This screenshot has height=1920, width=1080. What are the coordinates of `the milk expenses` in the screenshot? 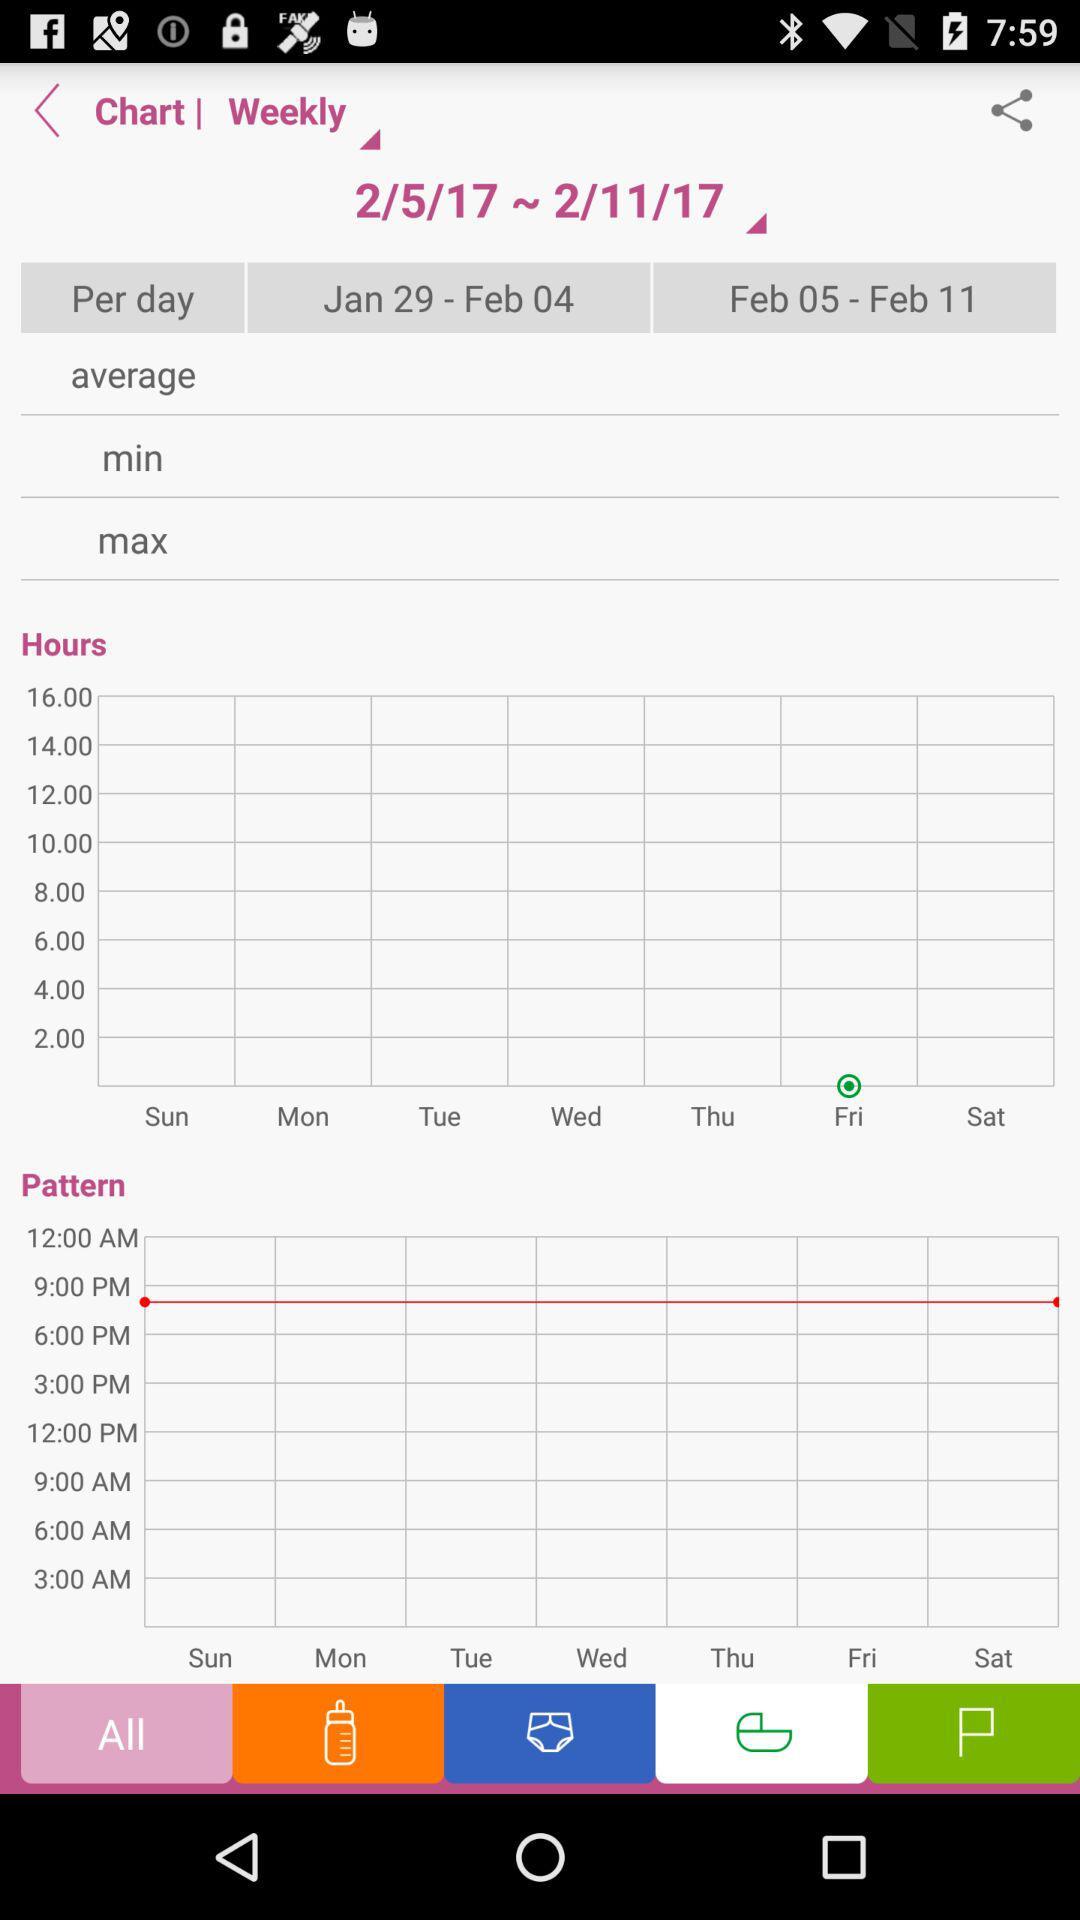 It's located at (337, 1737).